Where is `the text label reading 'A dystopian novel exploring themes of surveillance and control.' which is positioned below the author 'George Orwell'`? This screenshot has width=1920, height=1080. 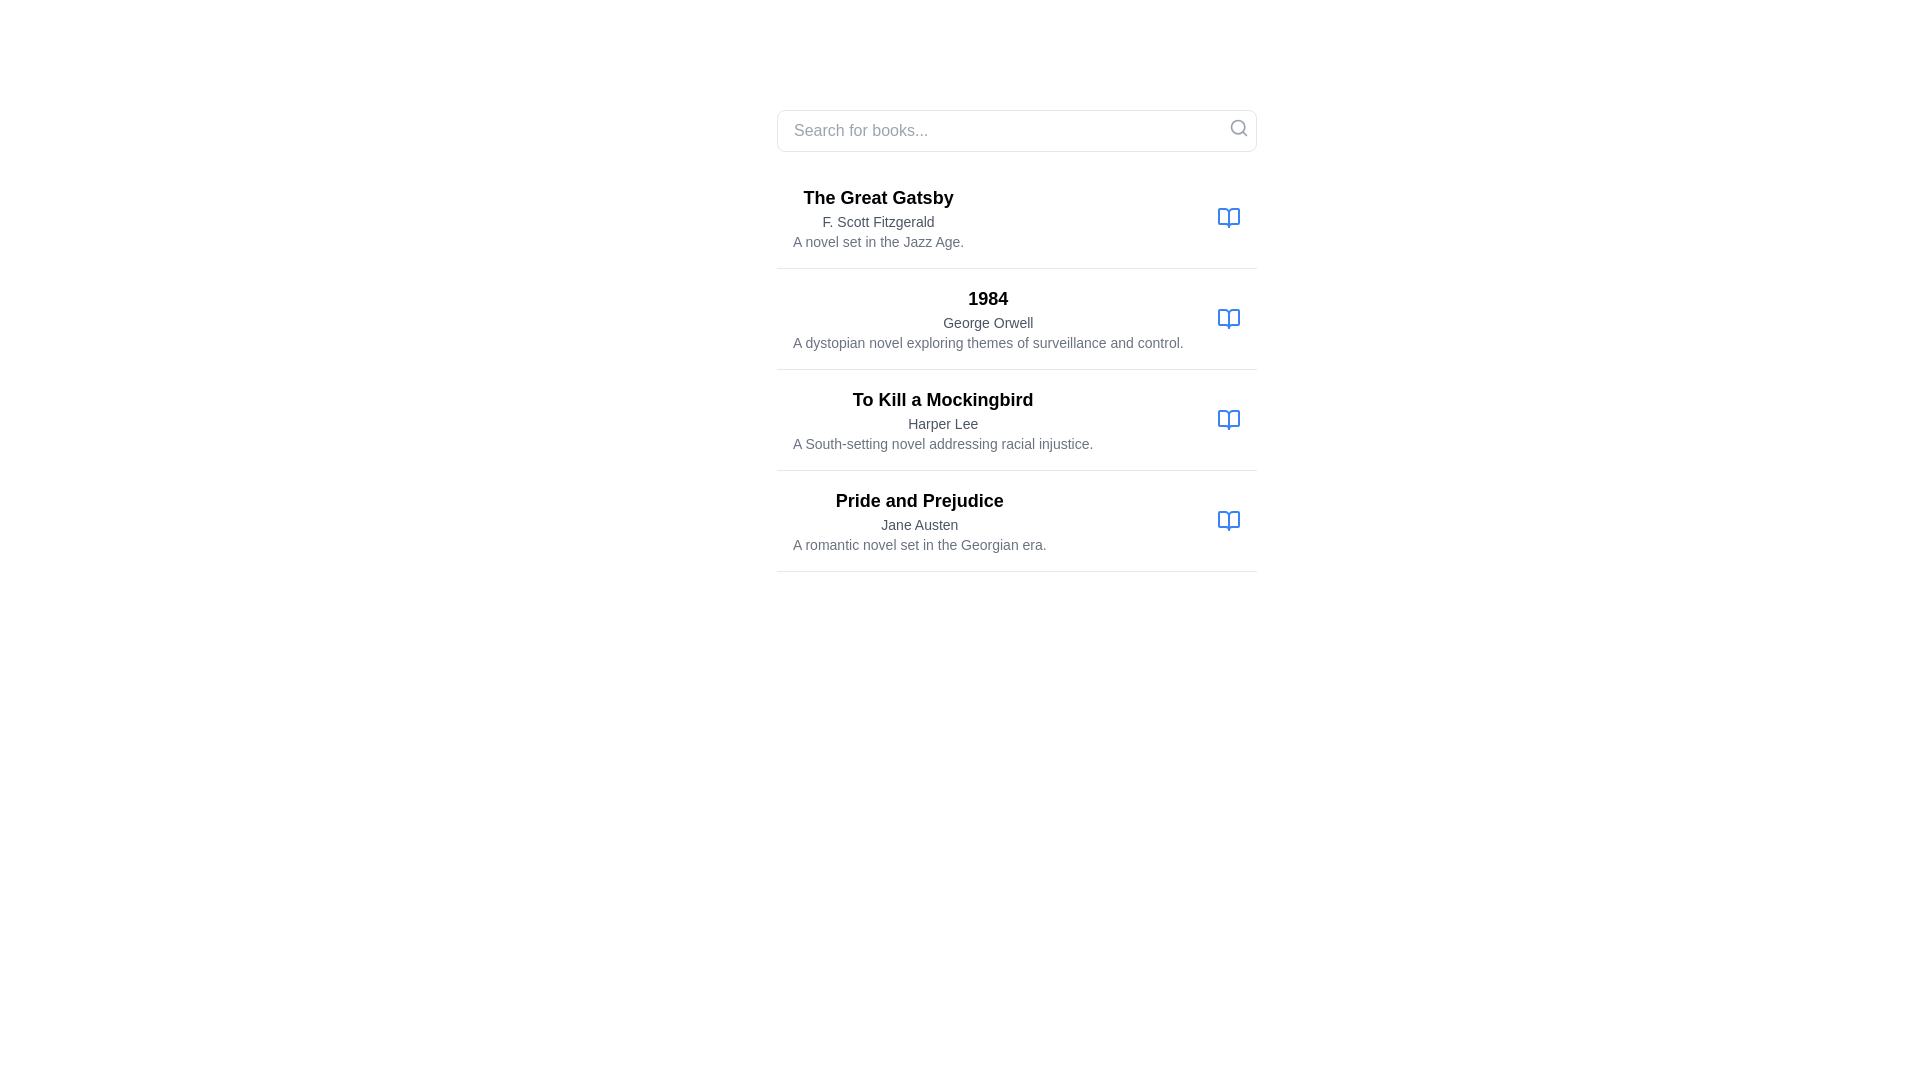
the text label reading 'A dystopian novel exploring themes of surveillance and control.' which is positioned below the author 'George Orwell' is located at coordinates (988, 342).